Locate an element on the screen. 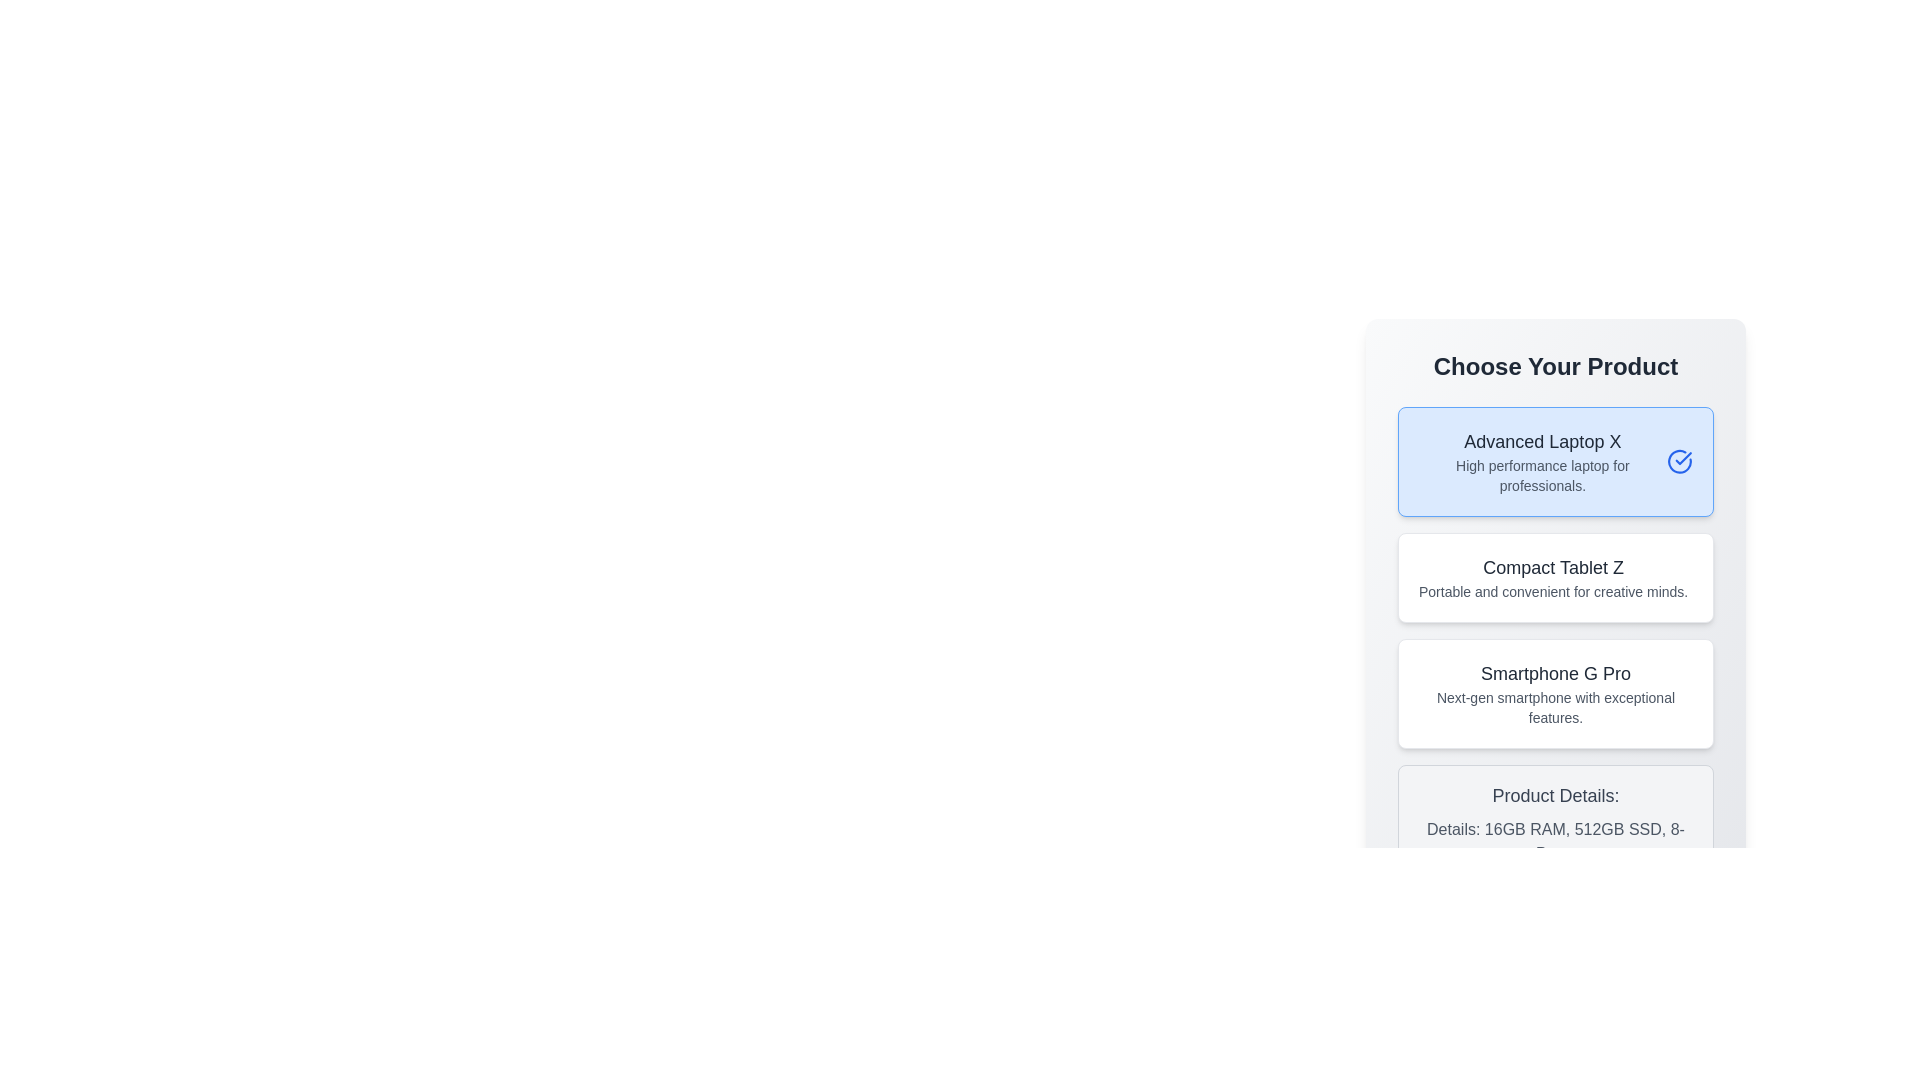  details from the text content that reads 'Details: 16GB RAM, 512GB SSD, 8-core Processor.' located below the heading 'Product Details:' in a medium-gray font against a light gray background is located at coordinates (1554, 841).